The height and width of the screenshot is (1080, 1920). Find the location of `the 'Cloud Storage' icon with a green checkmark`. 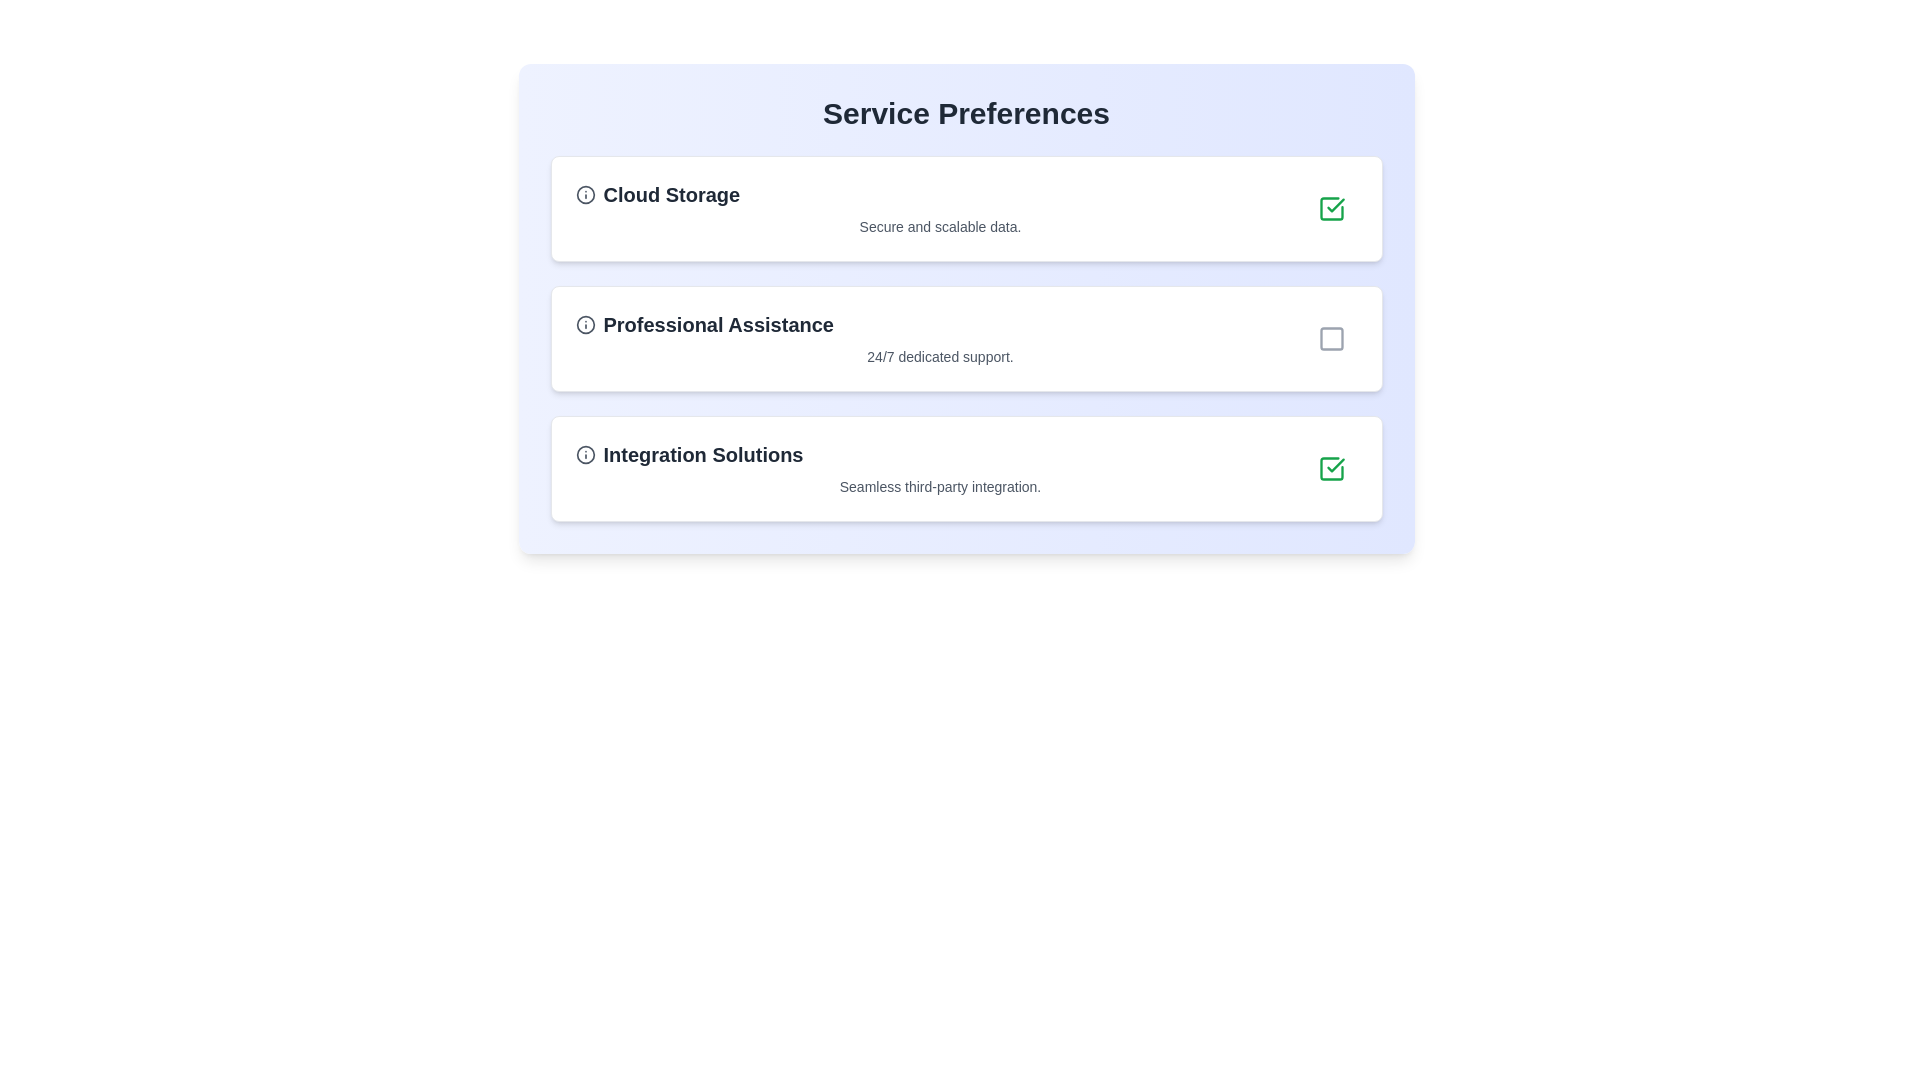

the 'Cloud Storage' icon with a green checkmark is located at coordinates (1331, 208).